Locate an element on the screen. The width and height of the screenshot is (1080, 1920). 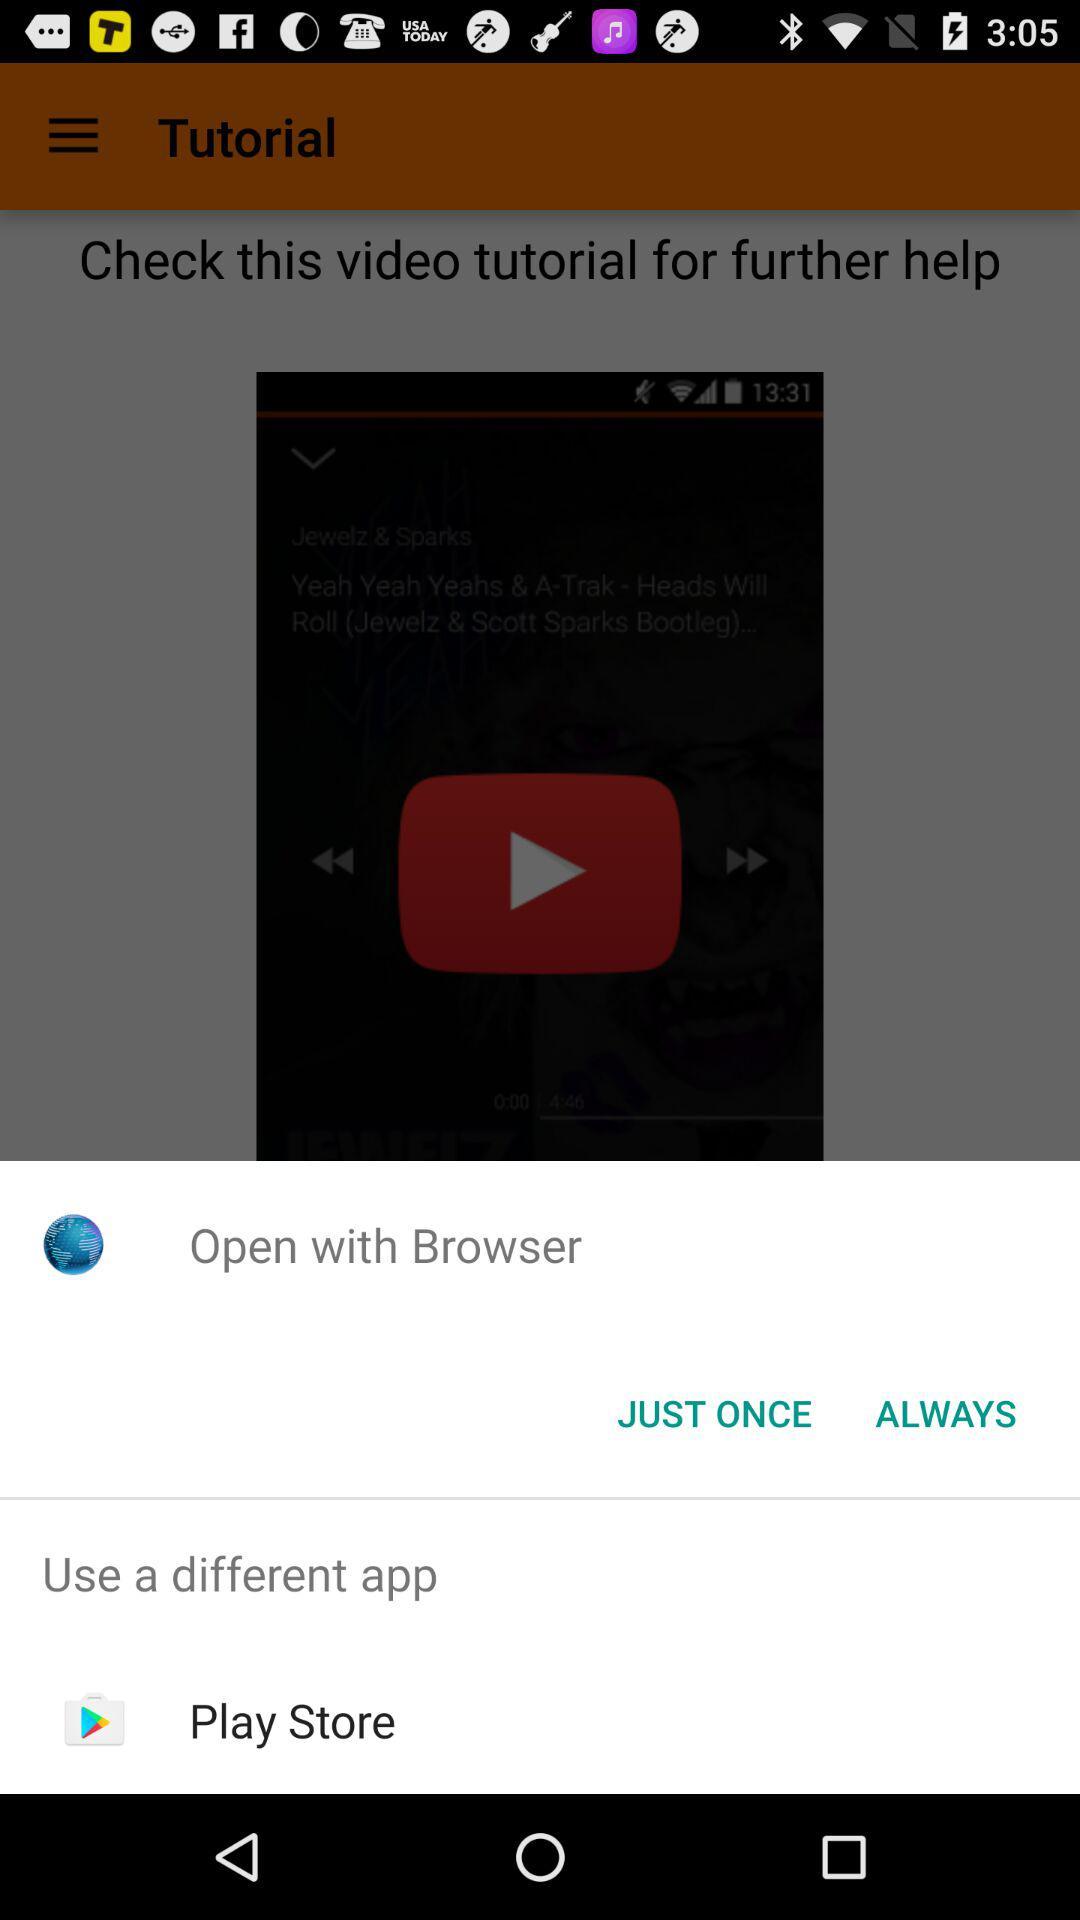
the just once button is located at coordinates (713, 1411).